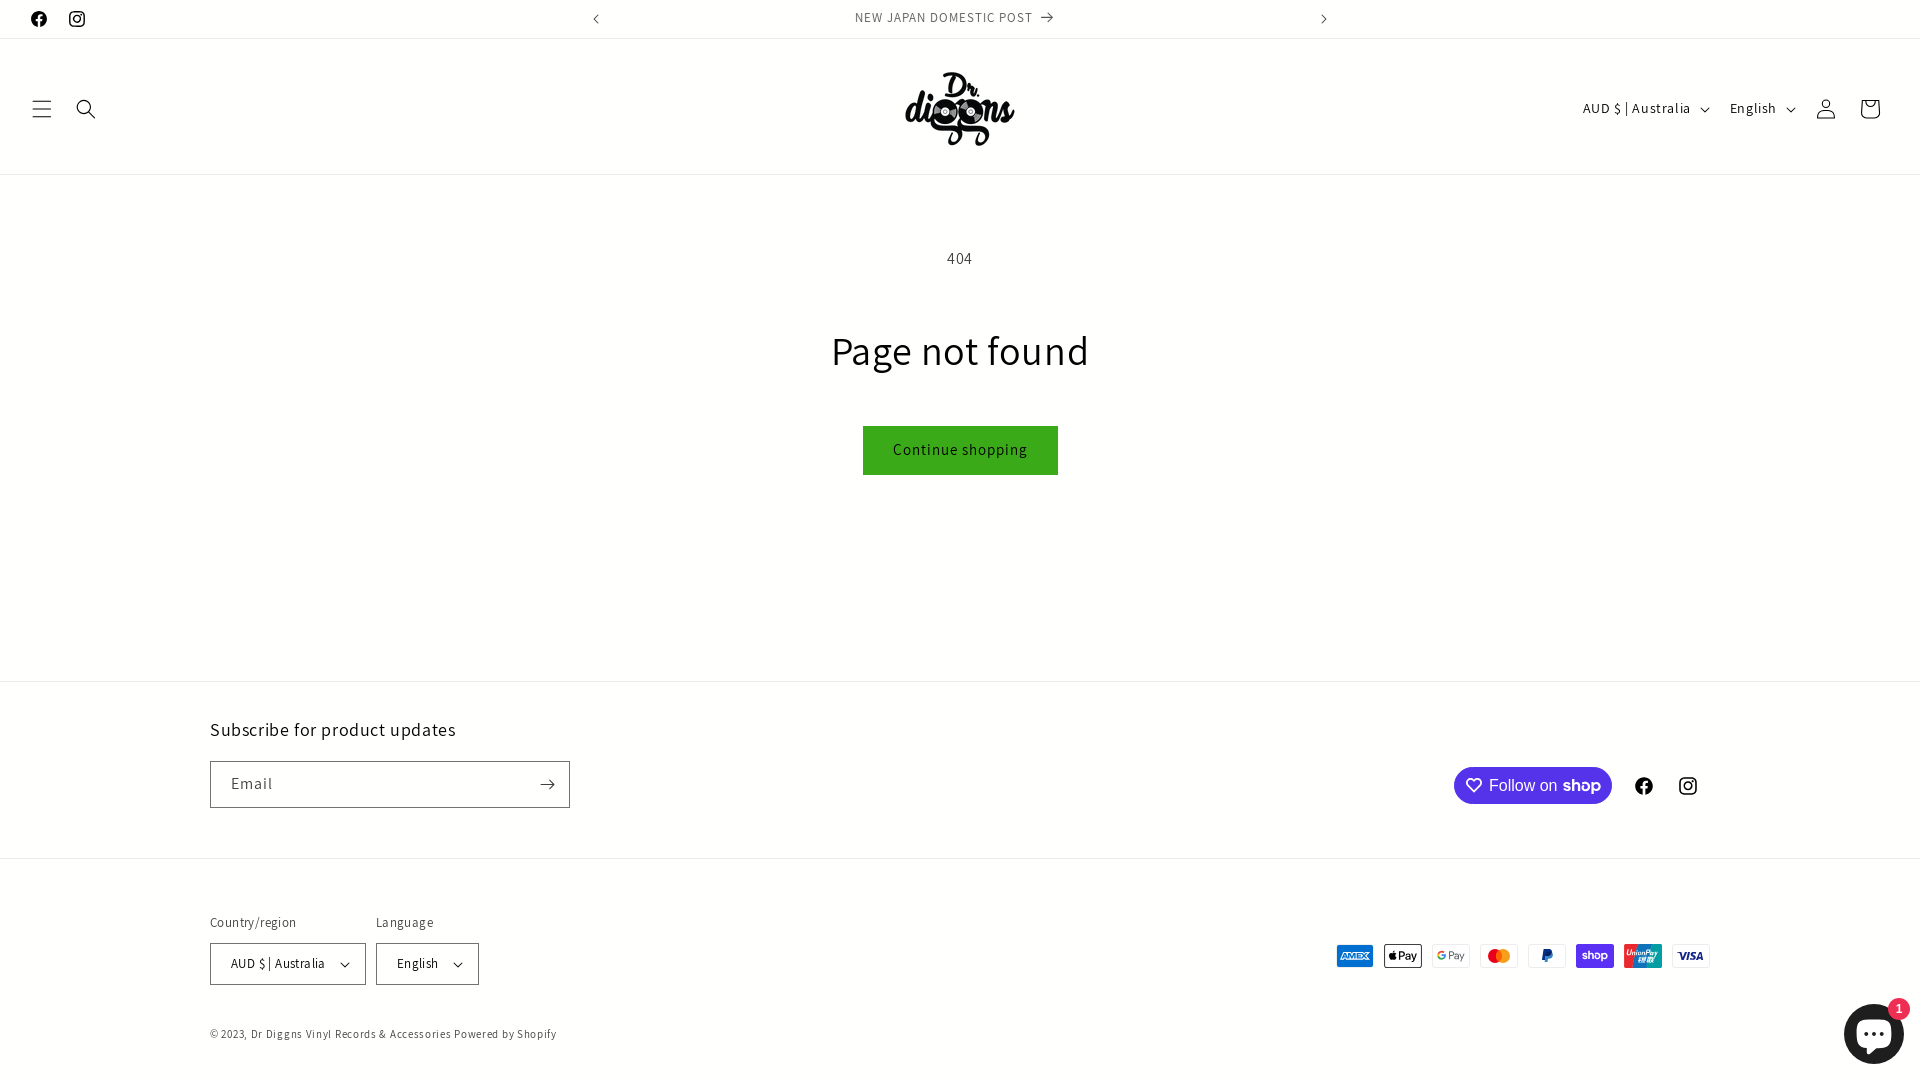  What do you see at coordinates (505, 1033) in the screenshot?
I see `'Powered by Shopify'` at bounding box center [505, 1033].